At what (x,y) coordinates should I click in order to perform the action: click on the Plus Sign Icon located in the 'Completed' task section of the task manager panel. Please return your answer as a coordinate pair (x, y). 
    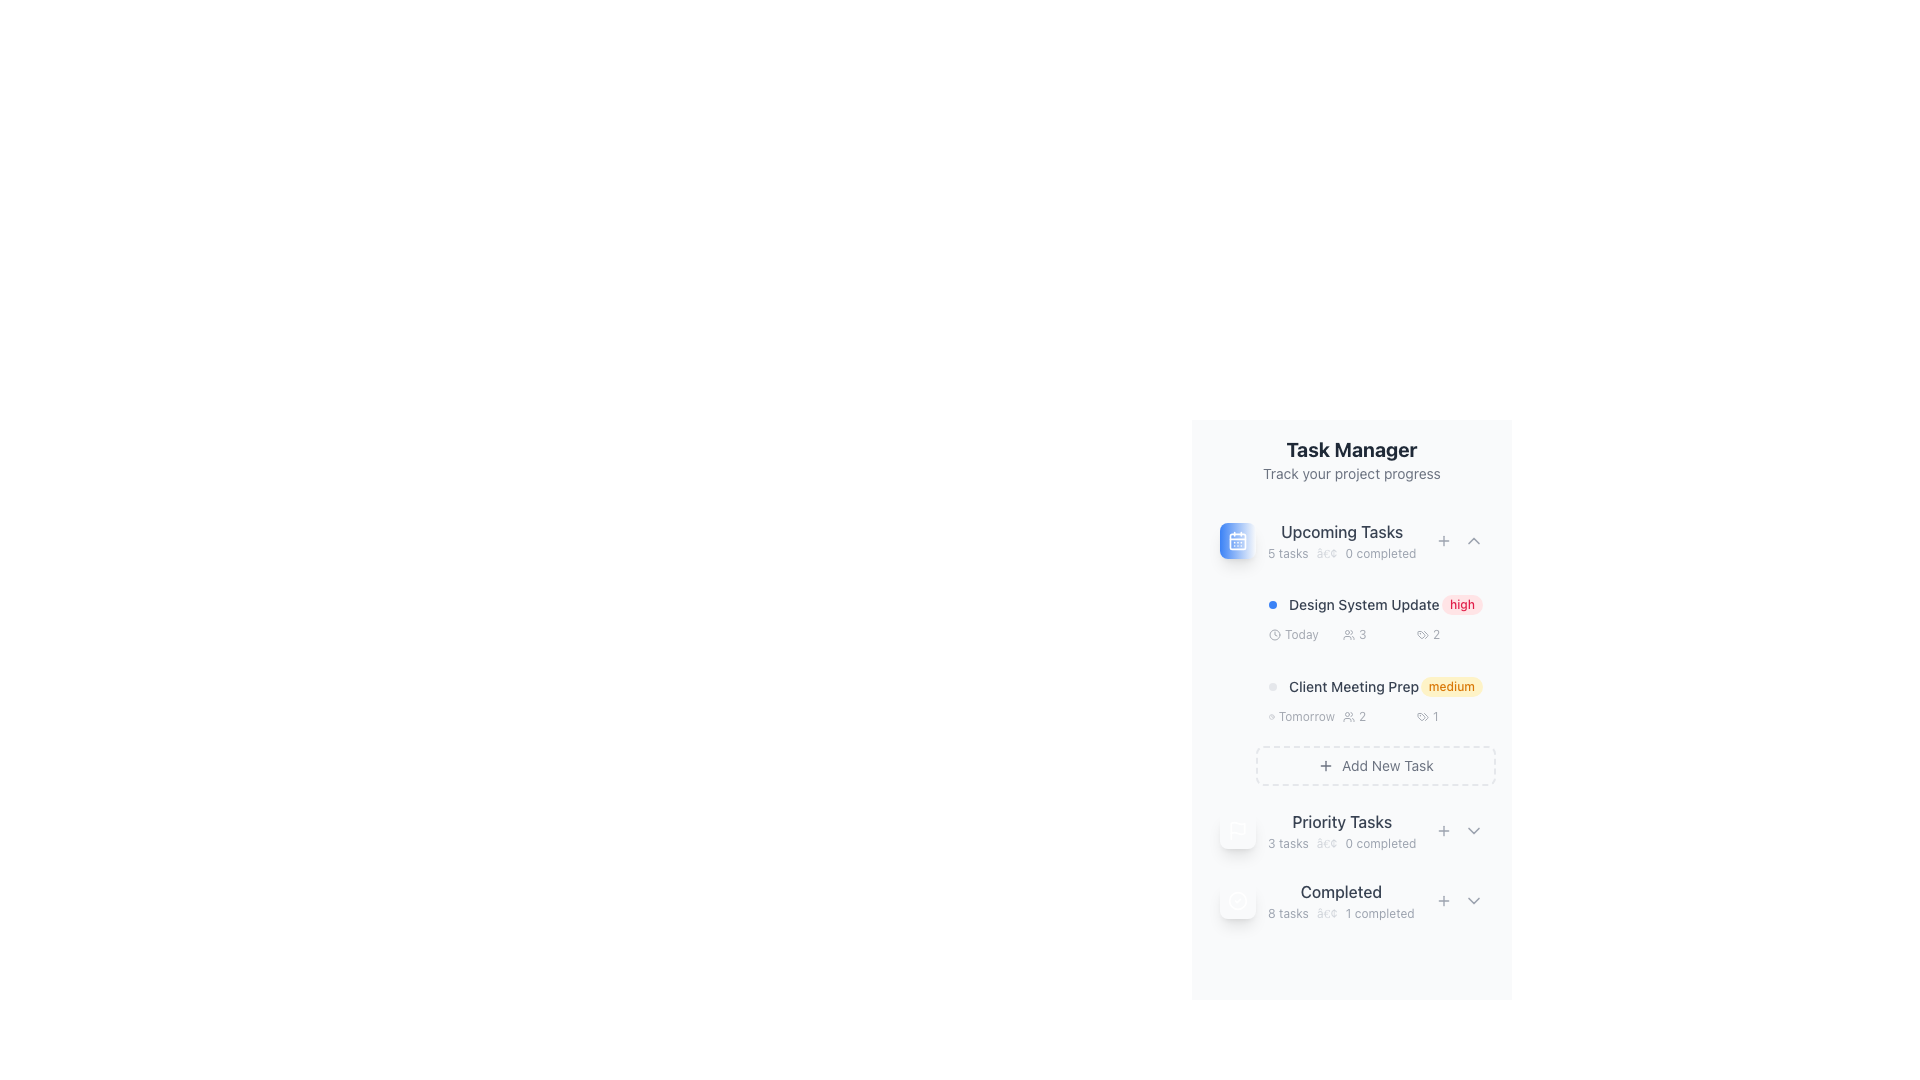
    Looking at the image, I should click on (1444, 901).